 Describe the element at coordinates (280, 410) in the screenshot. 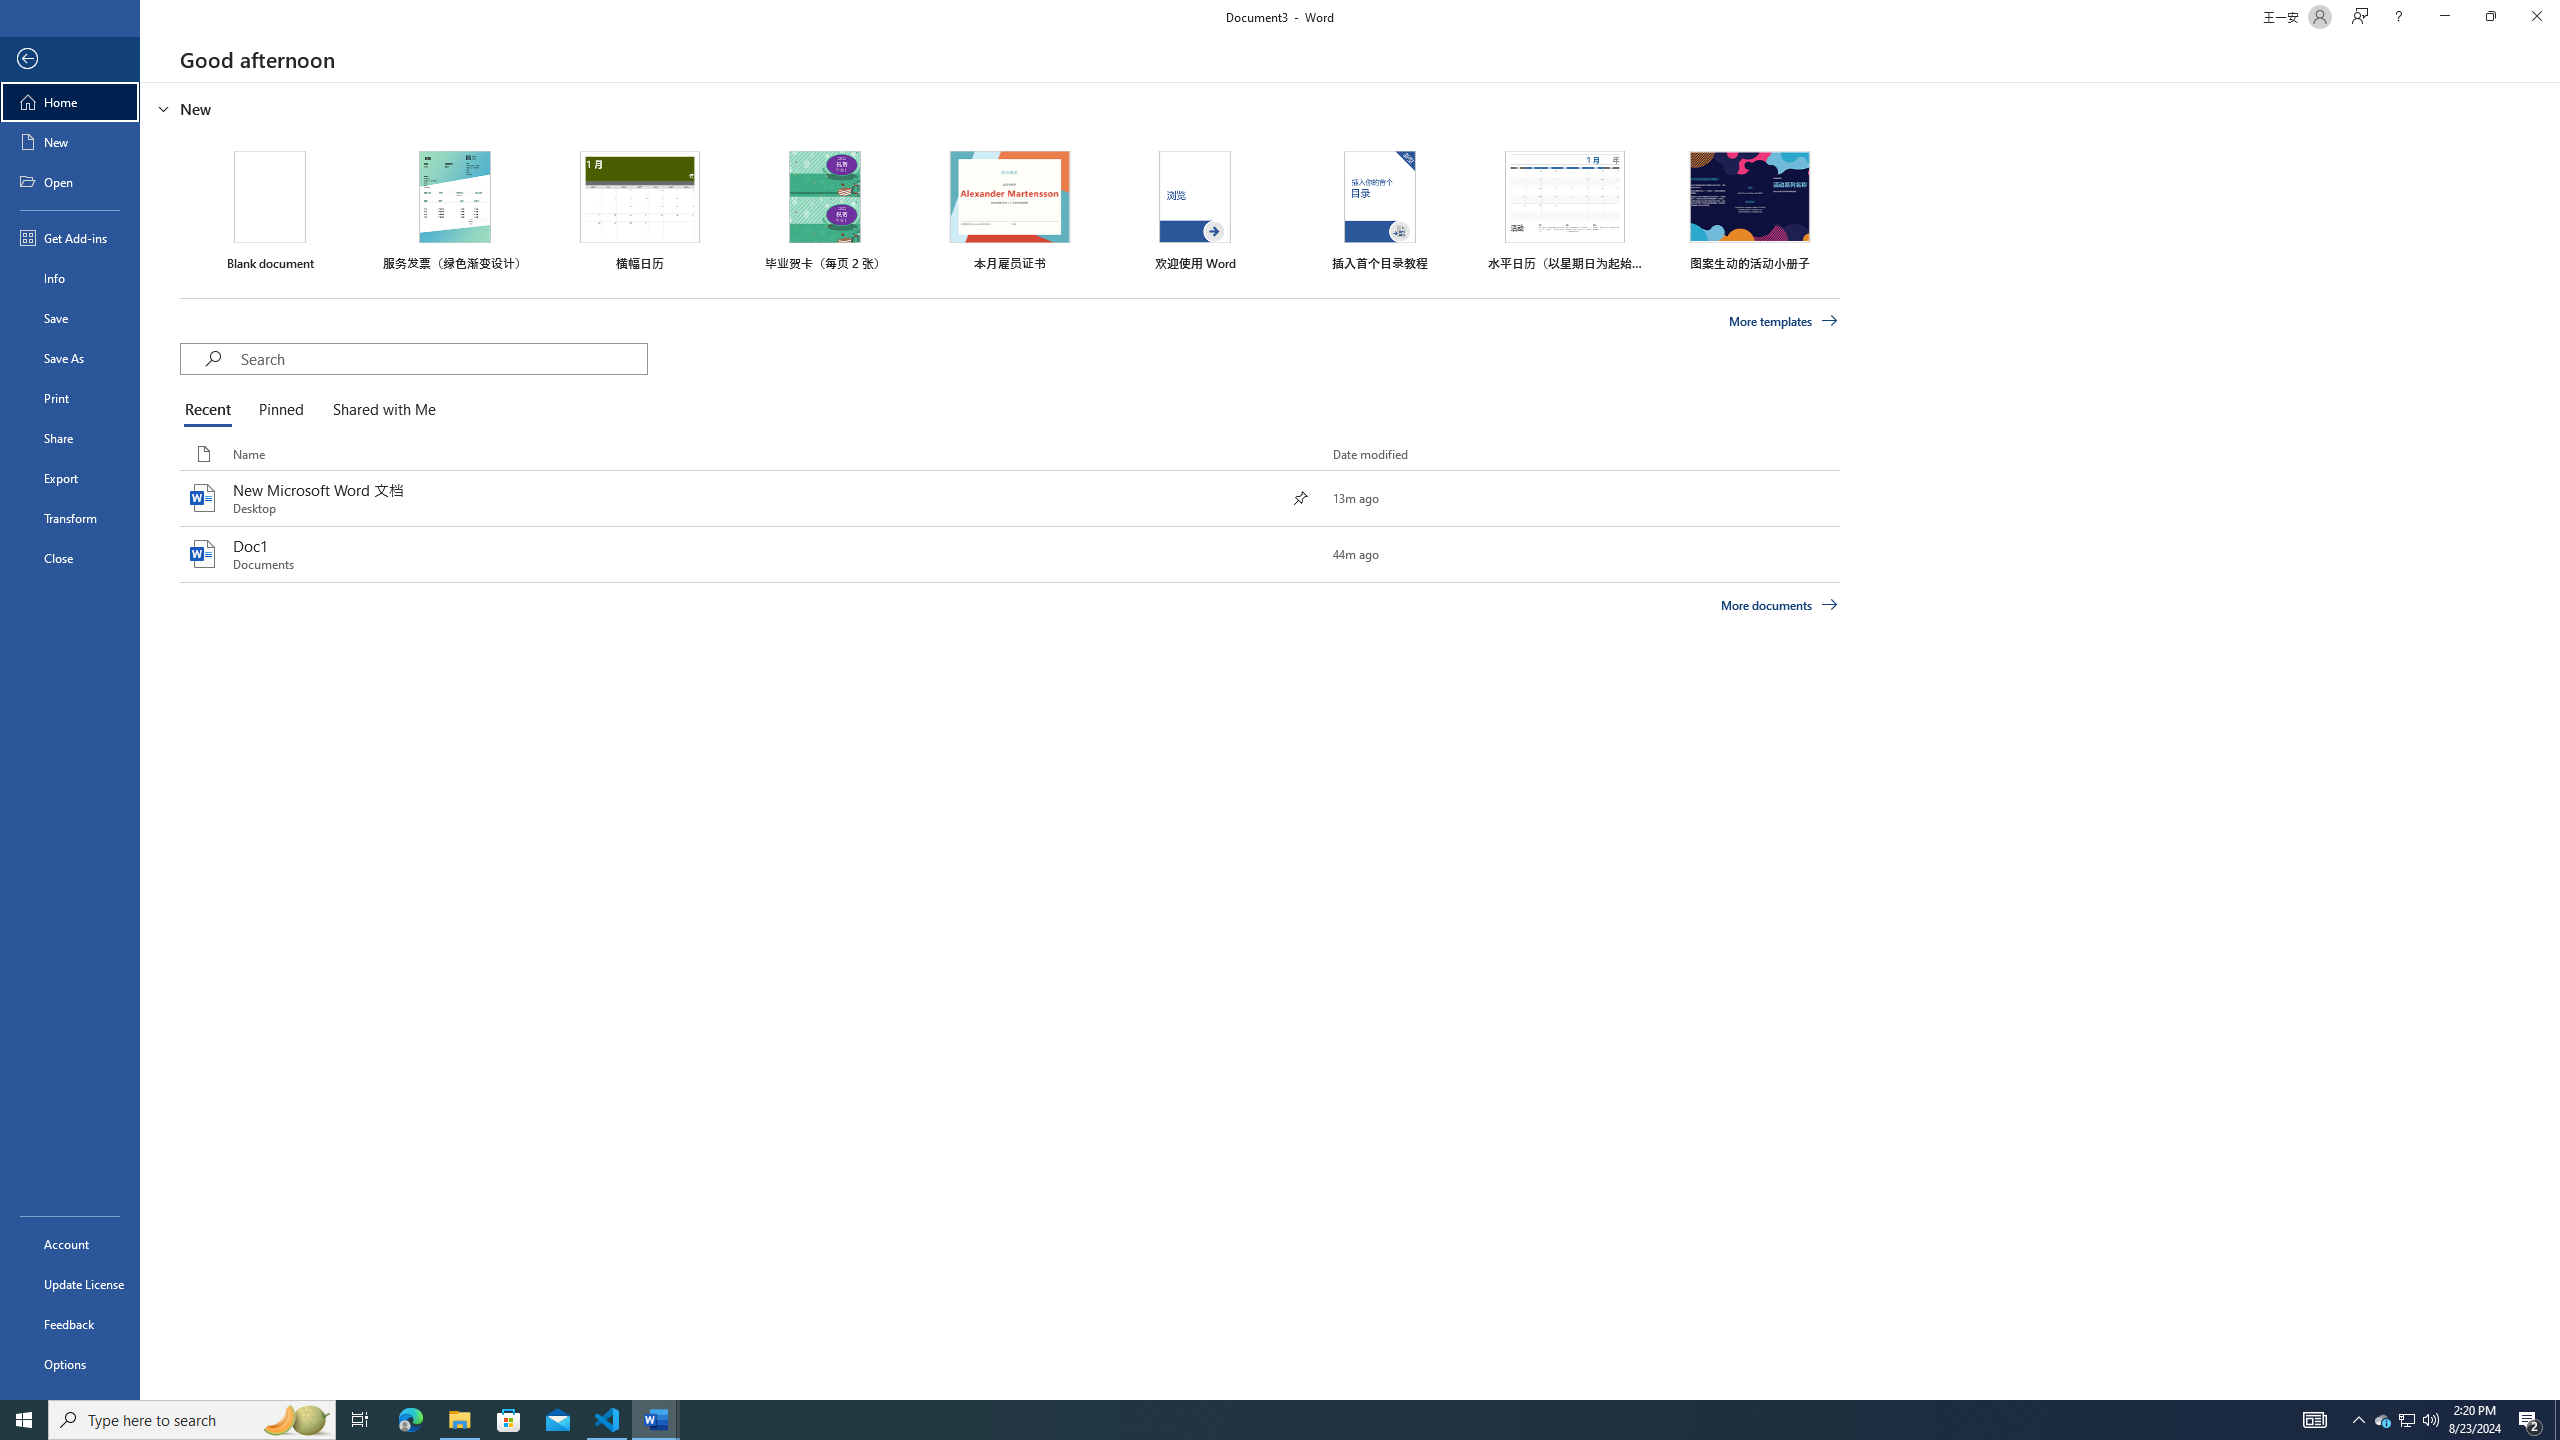

I see `'Pinned'` at that location.